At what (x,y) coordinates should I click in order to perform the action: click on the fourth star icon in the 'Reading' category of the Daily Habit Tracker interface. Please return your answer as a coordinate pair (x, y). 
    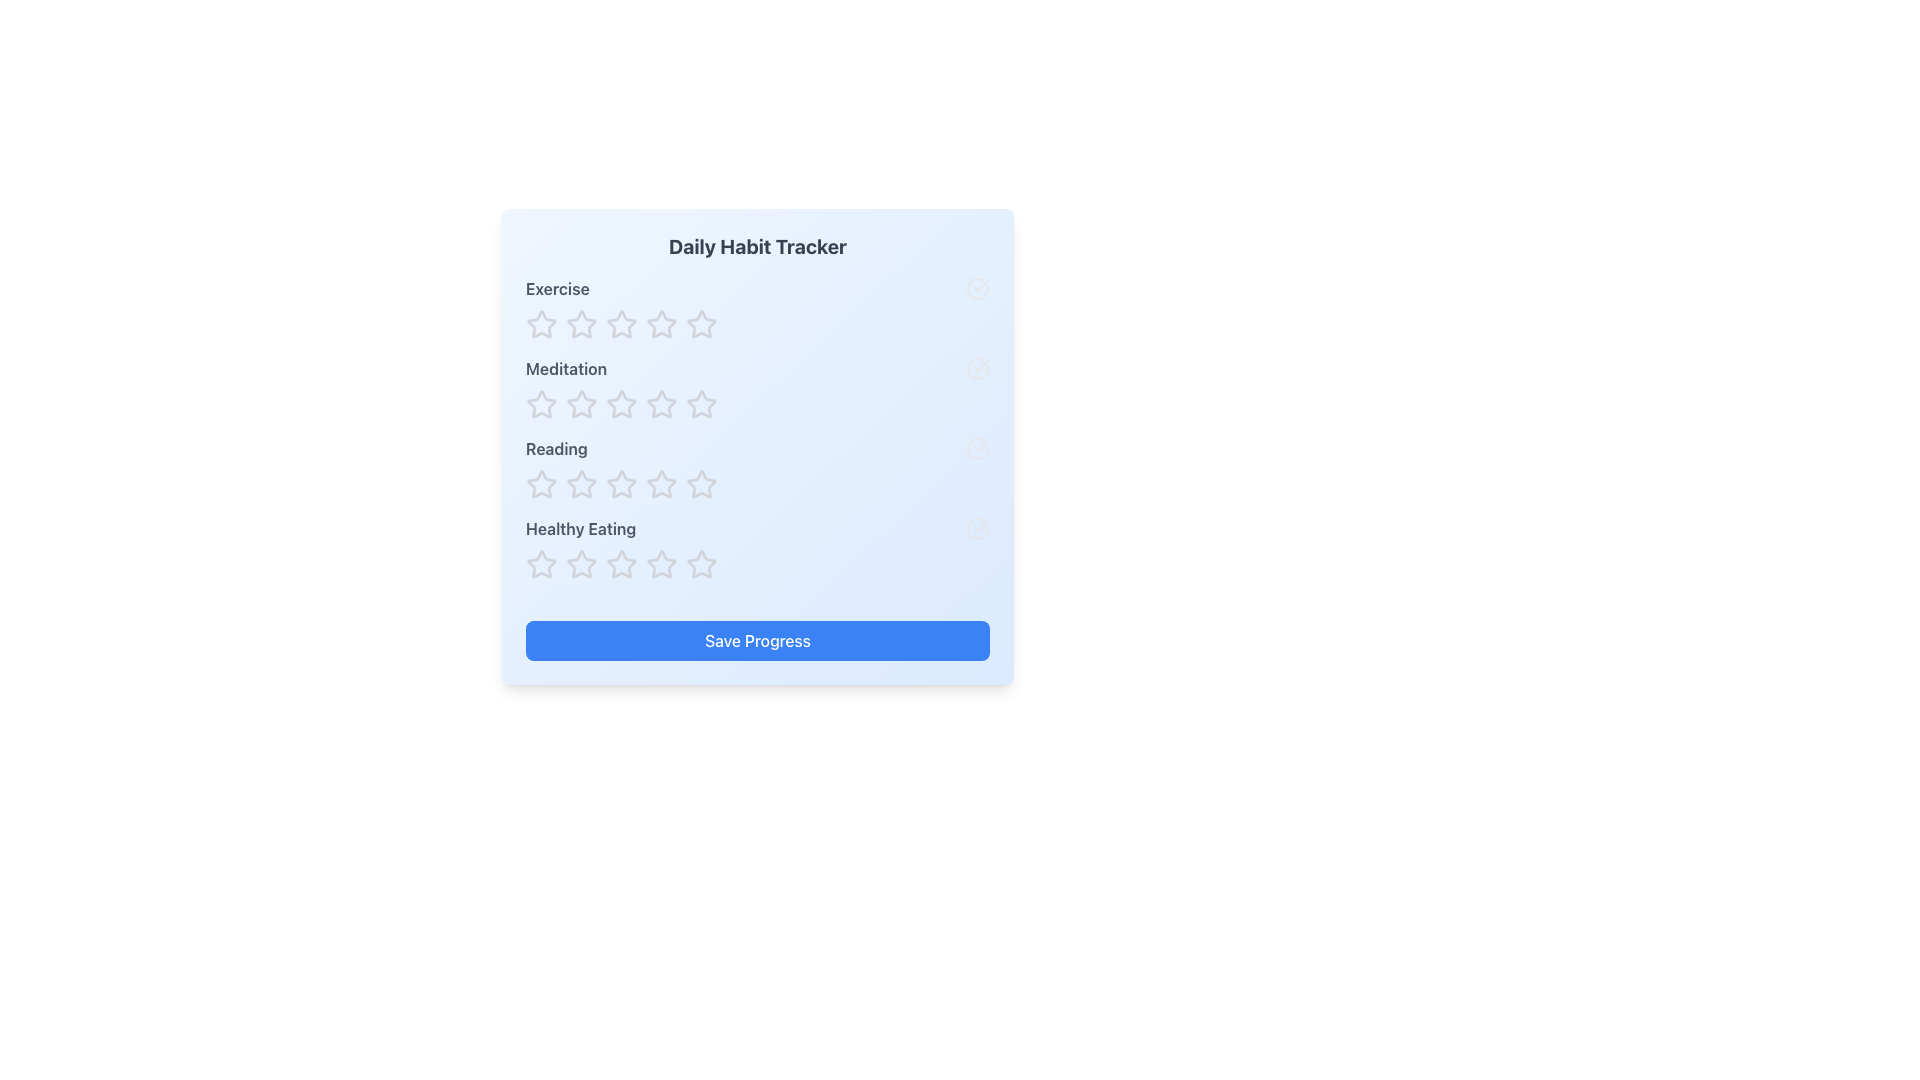
    Looking at the image, I should click on (701, 484).